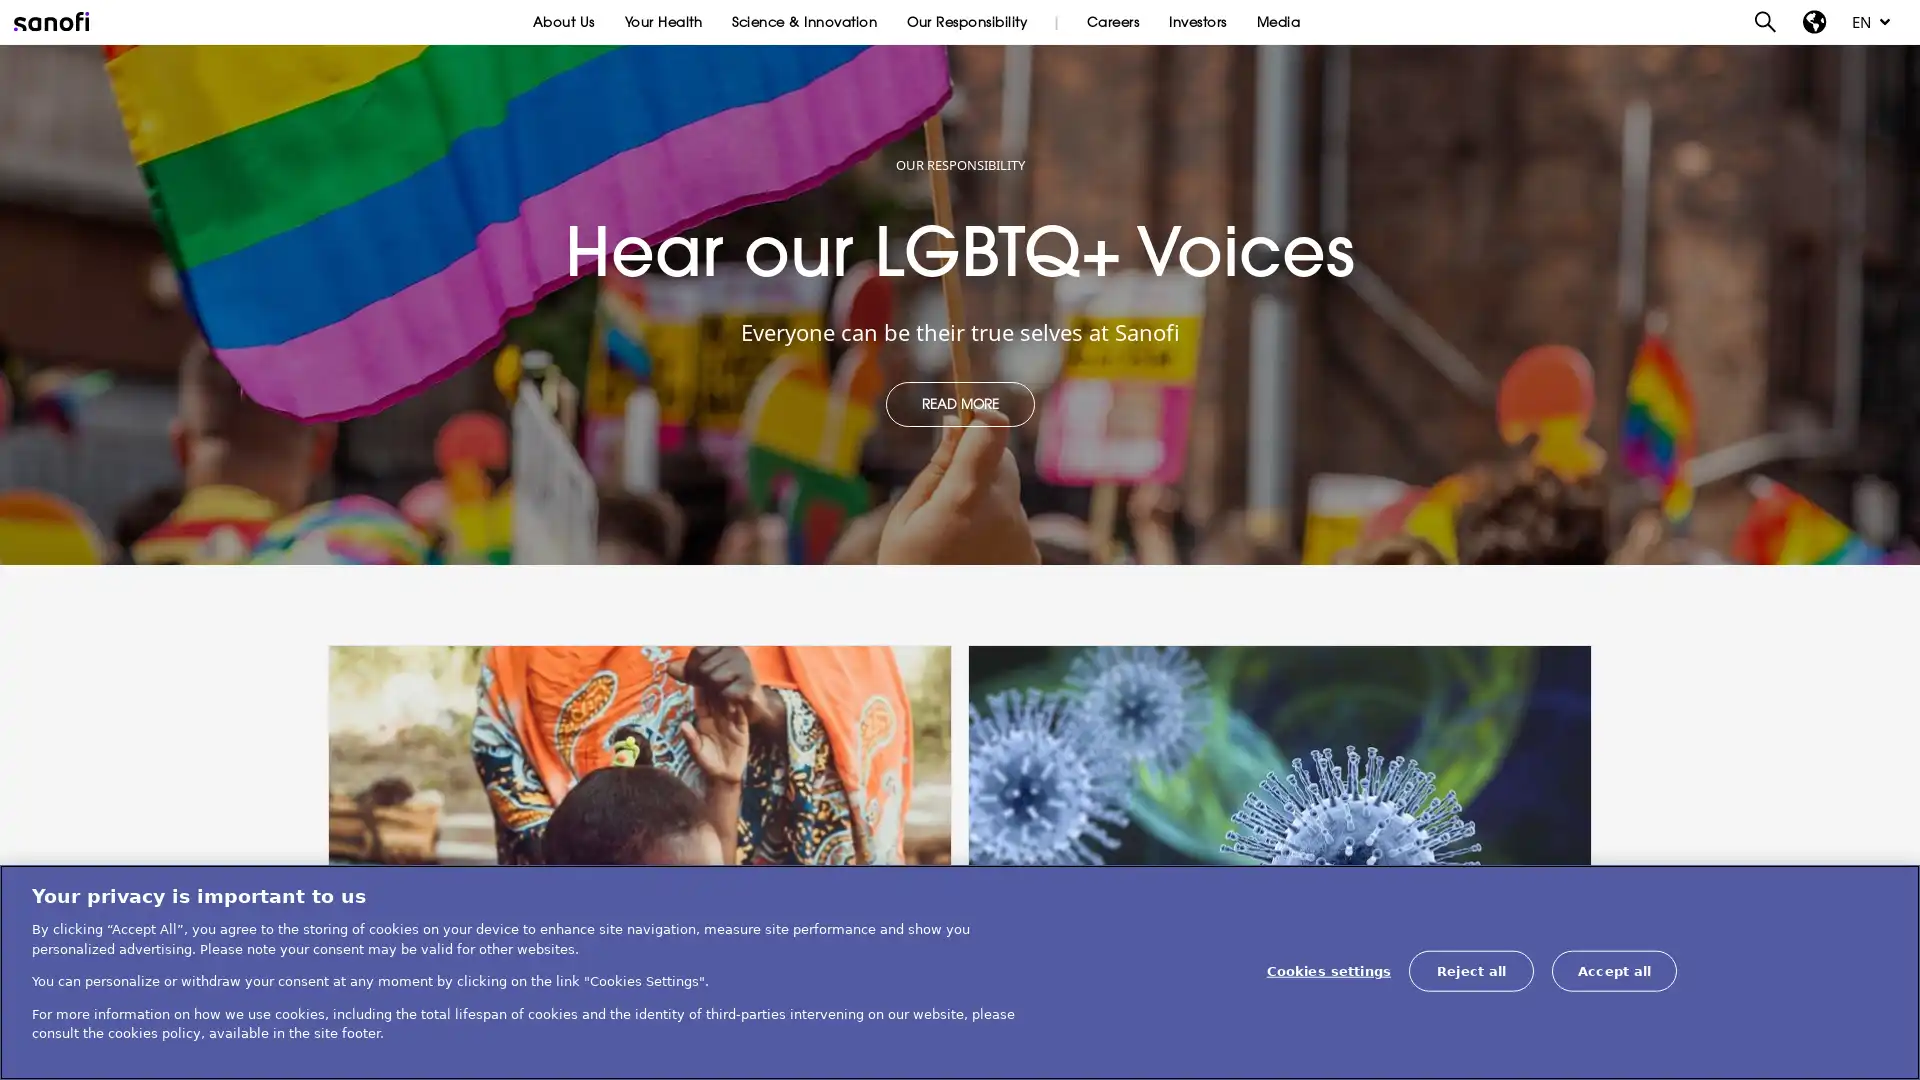  What do you see at coordinates (1855, 21) in the screenshot?
I see `EN` at bounding box center [1855, 21].